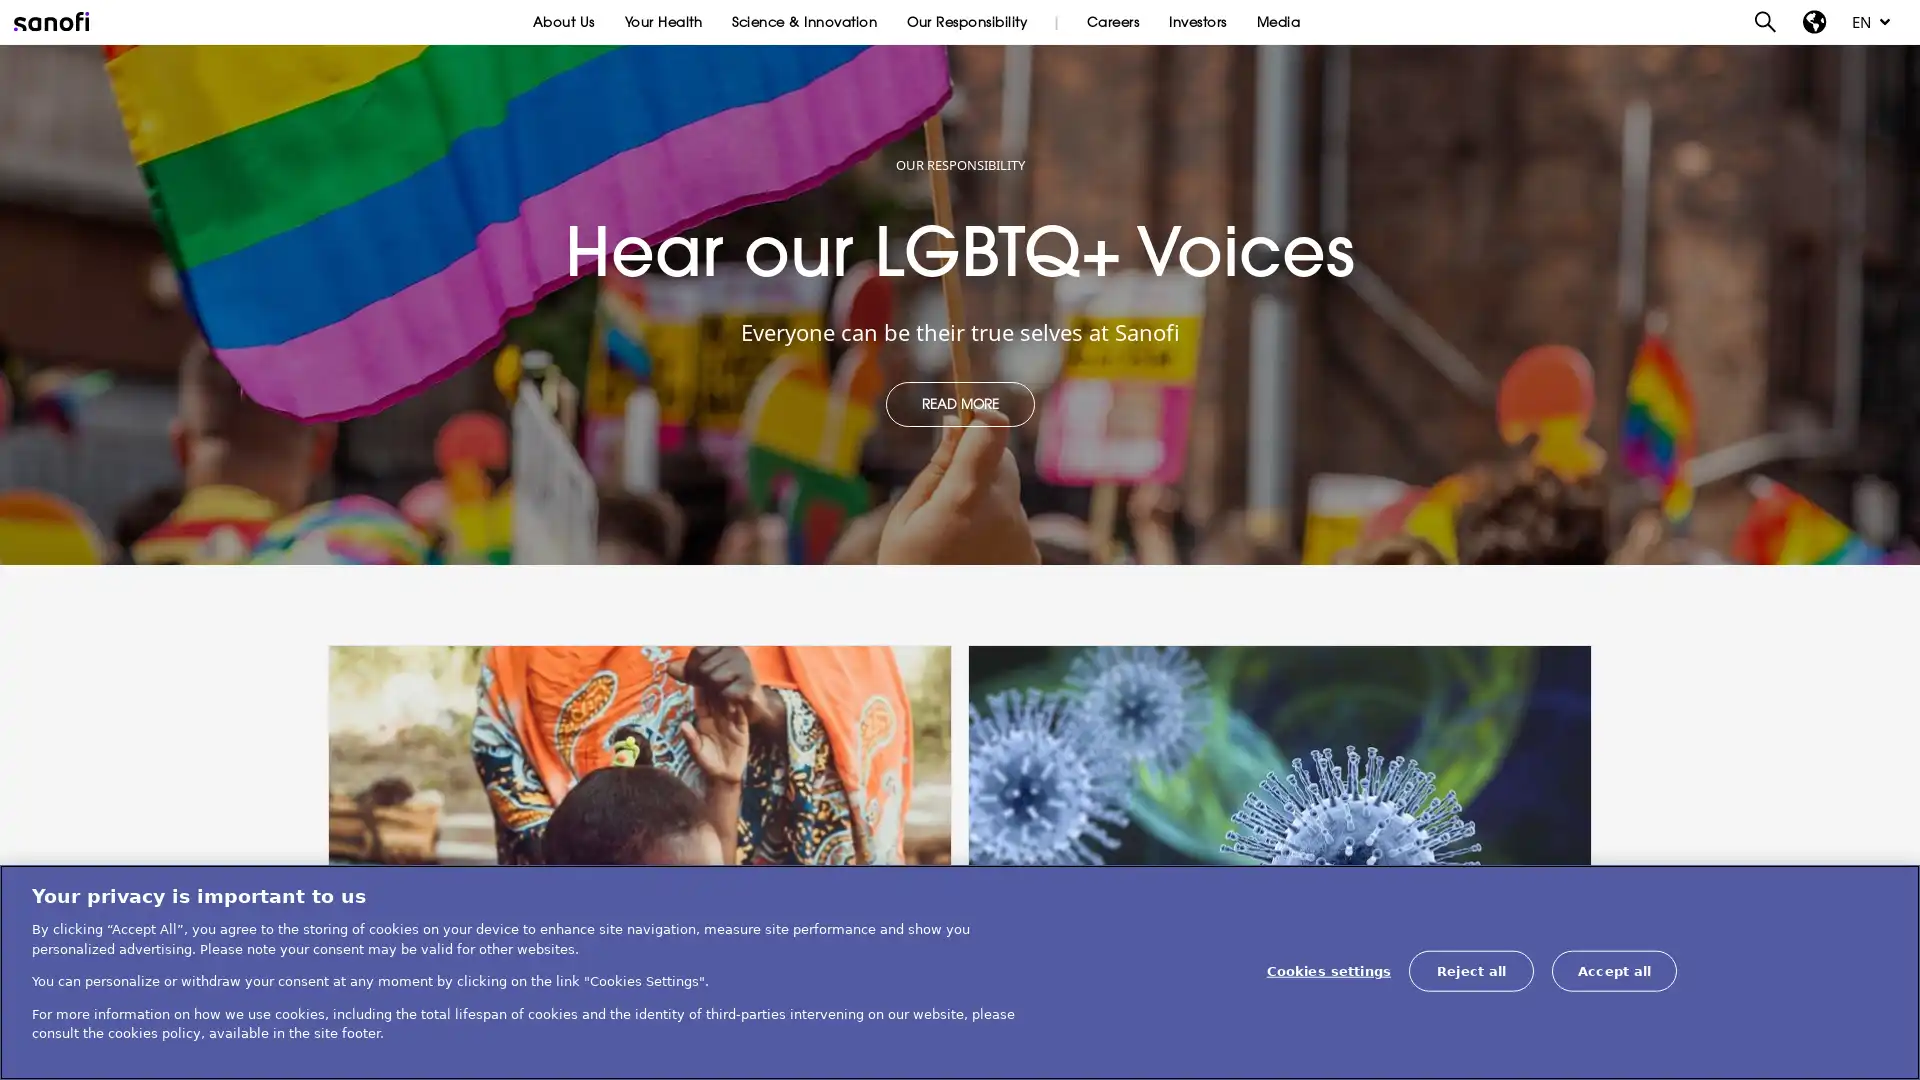  What do you see at coordinates (1855, 21) in the screenshot?
I see `EN` at bounding box center [1855, 21].